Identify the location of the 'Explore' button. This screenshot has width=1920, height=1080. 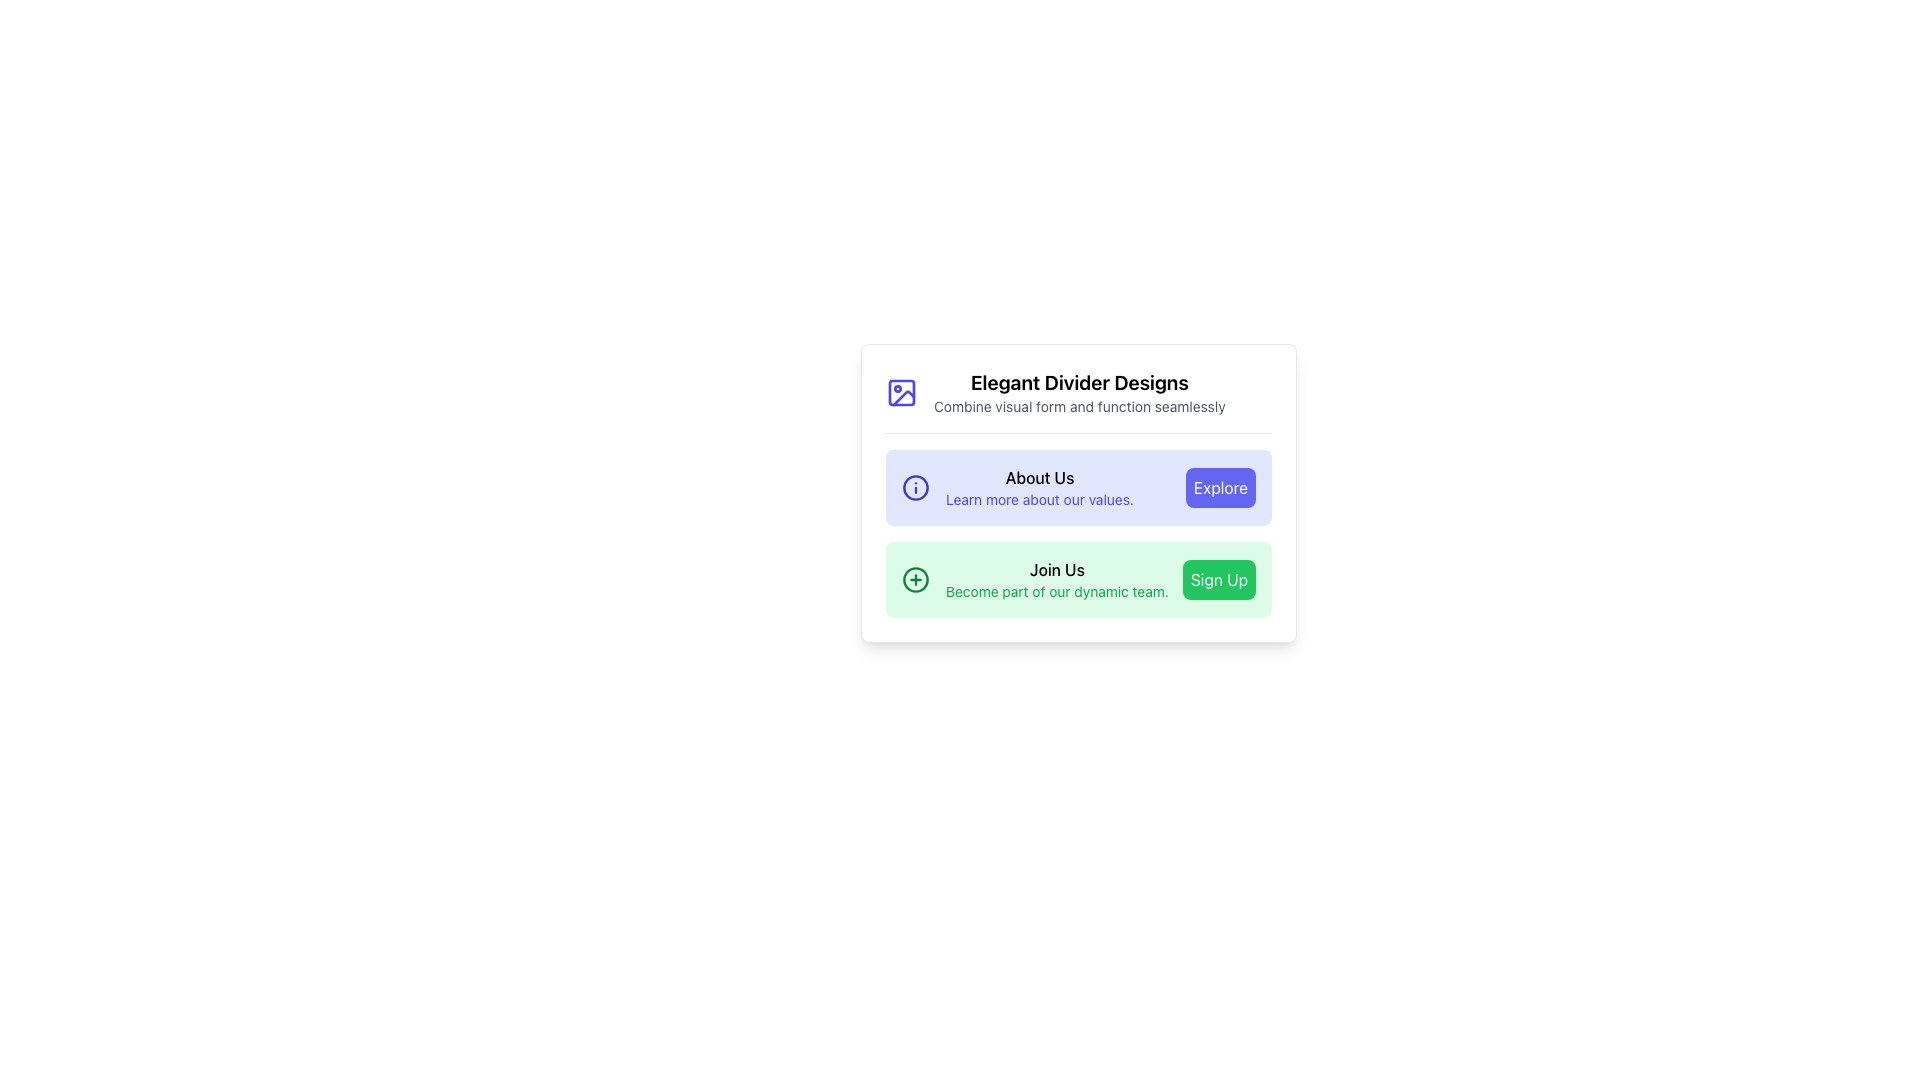
(1219, 488).